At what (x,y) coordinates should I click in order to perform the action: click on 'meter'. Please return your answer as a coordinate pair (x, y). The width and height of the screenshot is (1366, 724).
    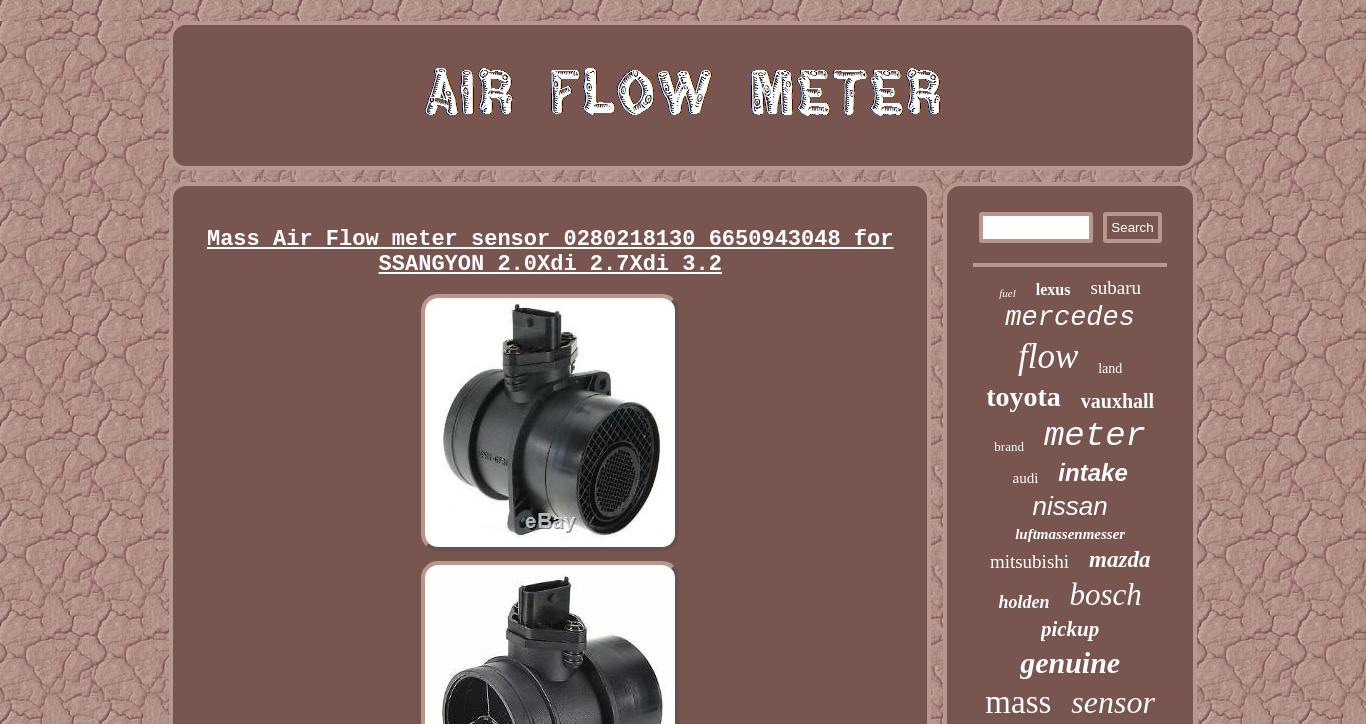
    Looking at the image, I should click on (1041, 435).